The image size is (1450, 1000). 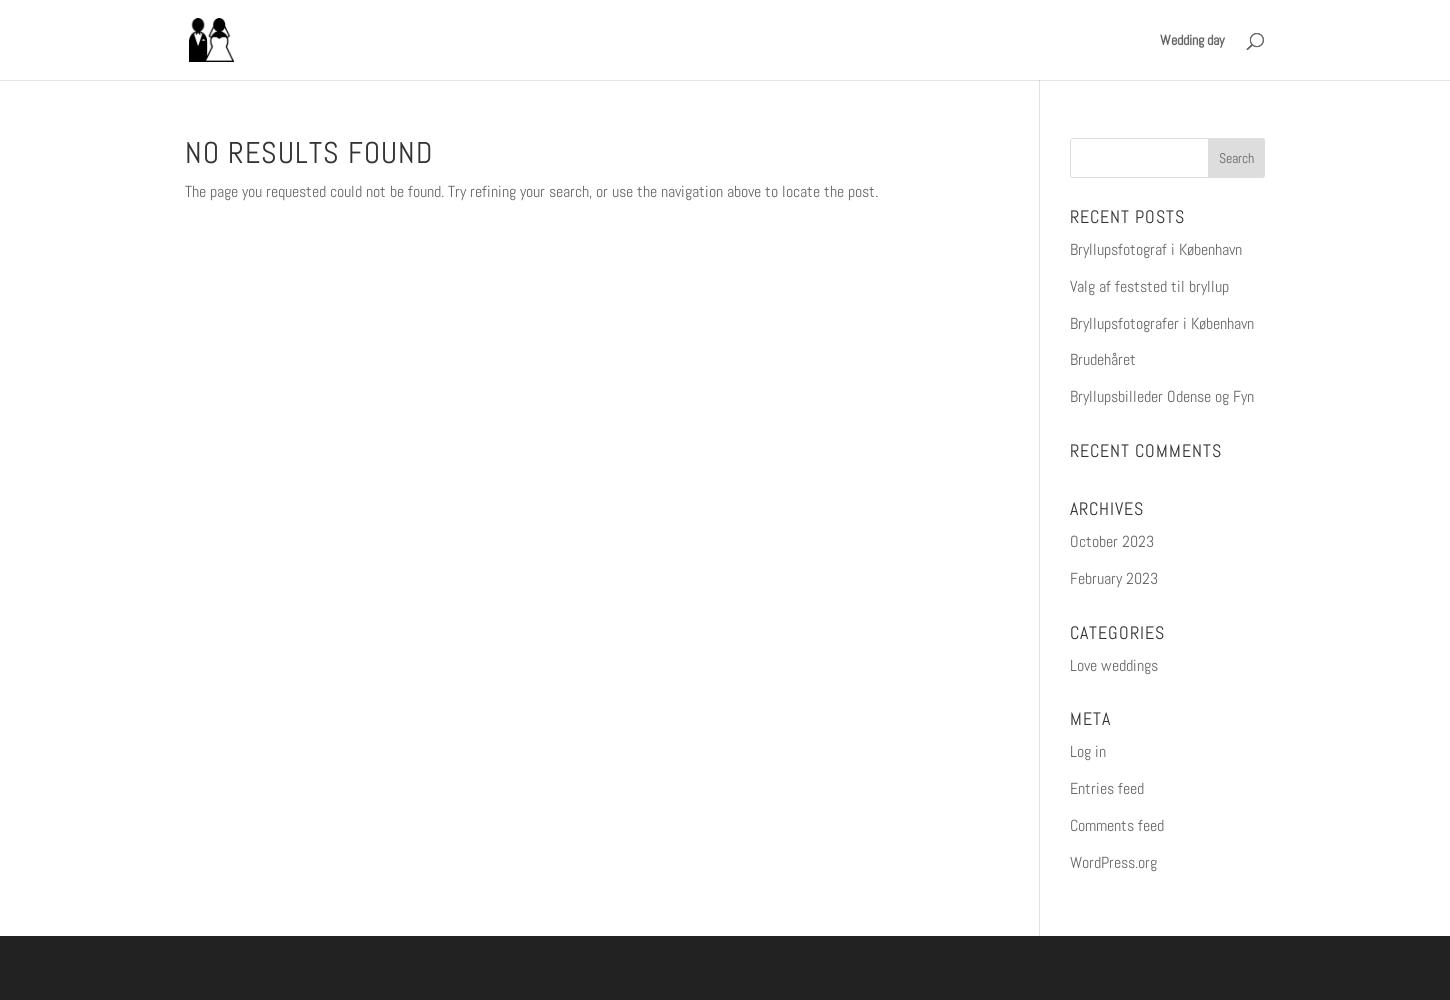 I want to click on 'February 2023', so click(x=1112, y=576).